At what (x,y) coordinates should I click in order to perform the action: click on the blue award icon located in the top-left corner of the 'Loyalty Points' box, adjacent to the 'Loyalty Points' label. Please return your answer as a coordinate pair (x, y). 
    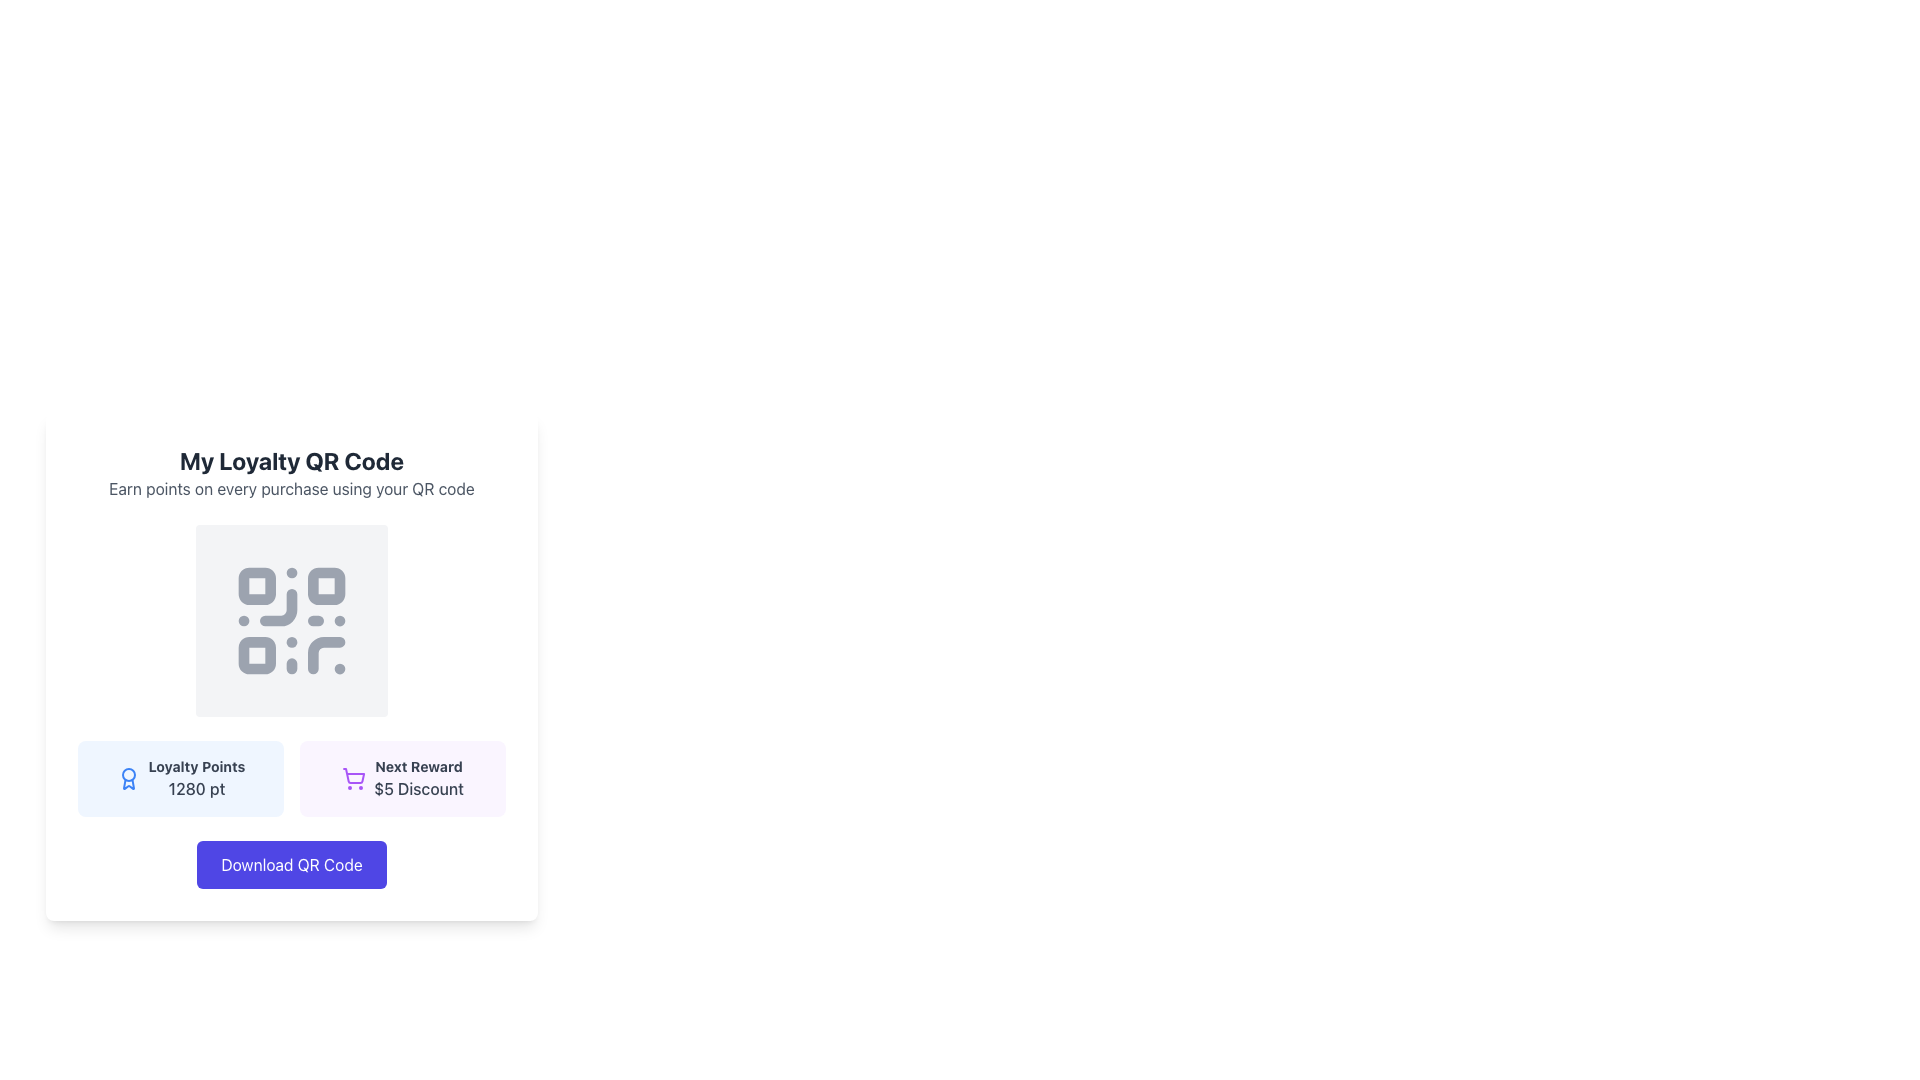
    Looking at the image, I should click on (127, 778).